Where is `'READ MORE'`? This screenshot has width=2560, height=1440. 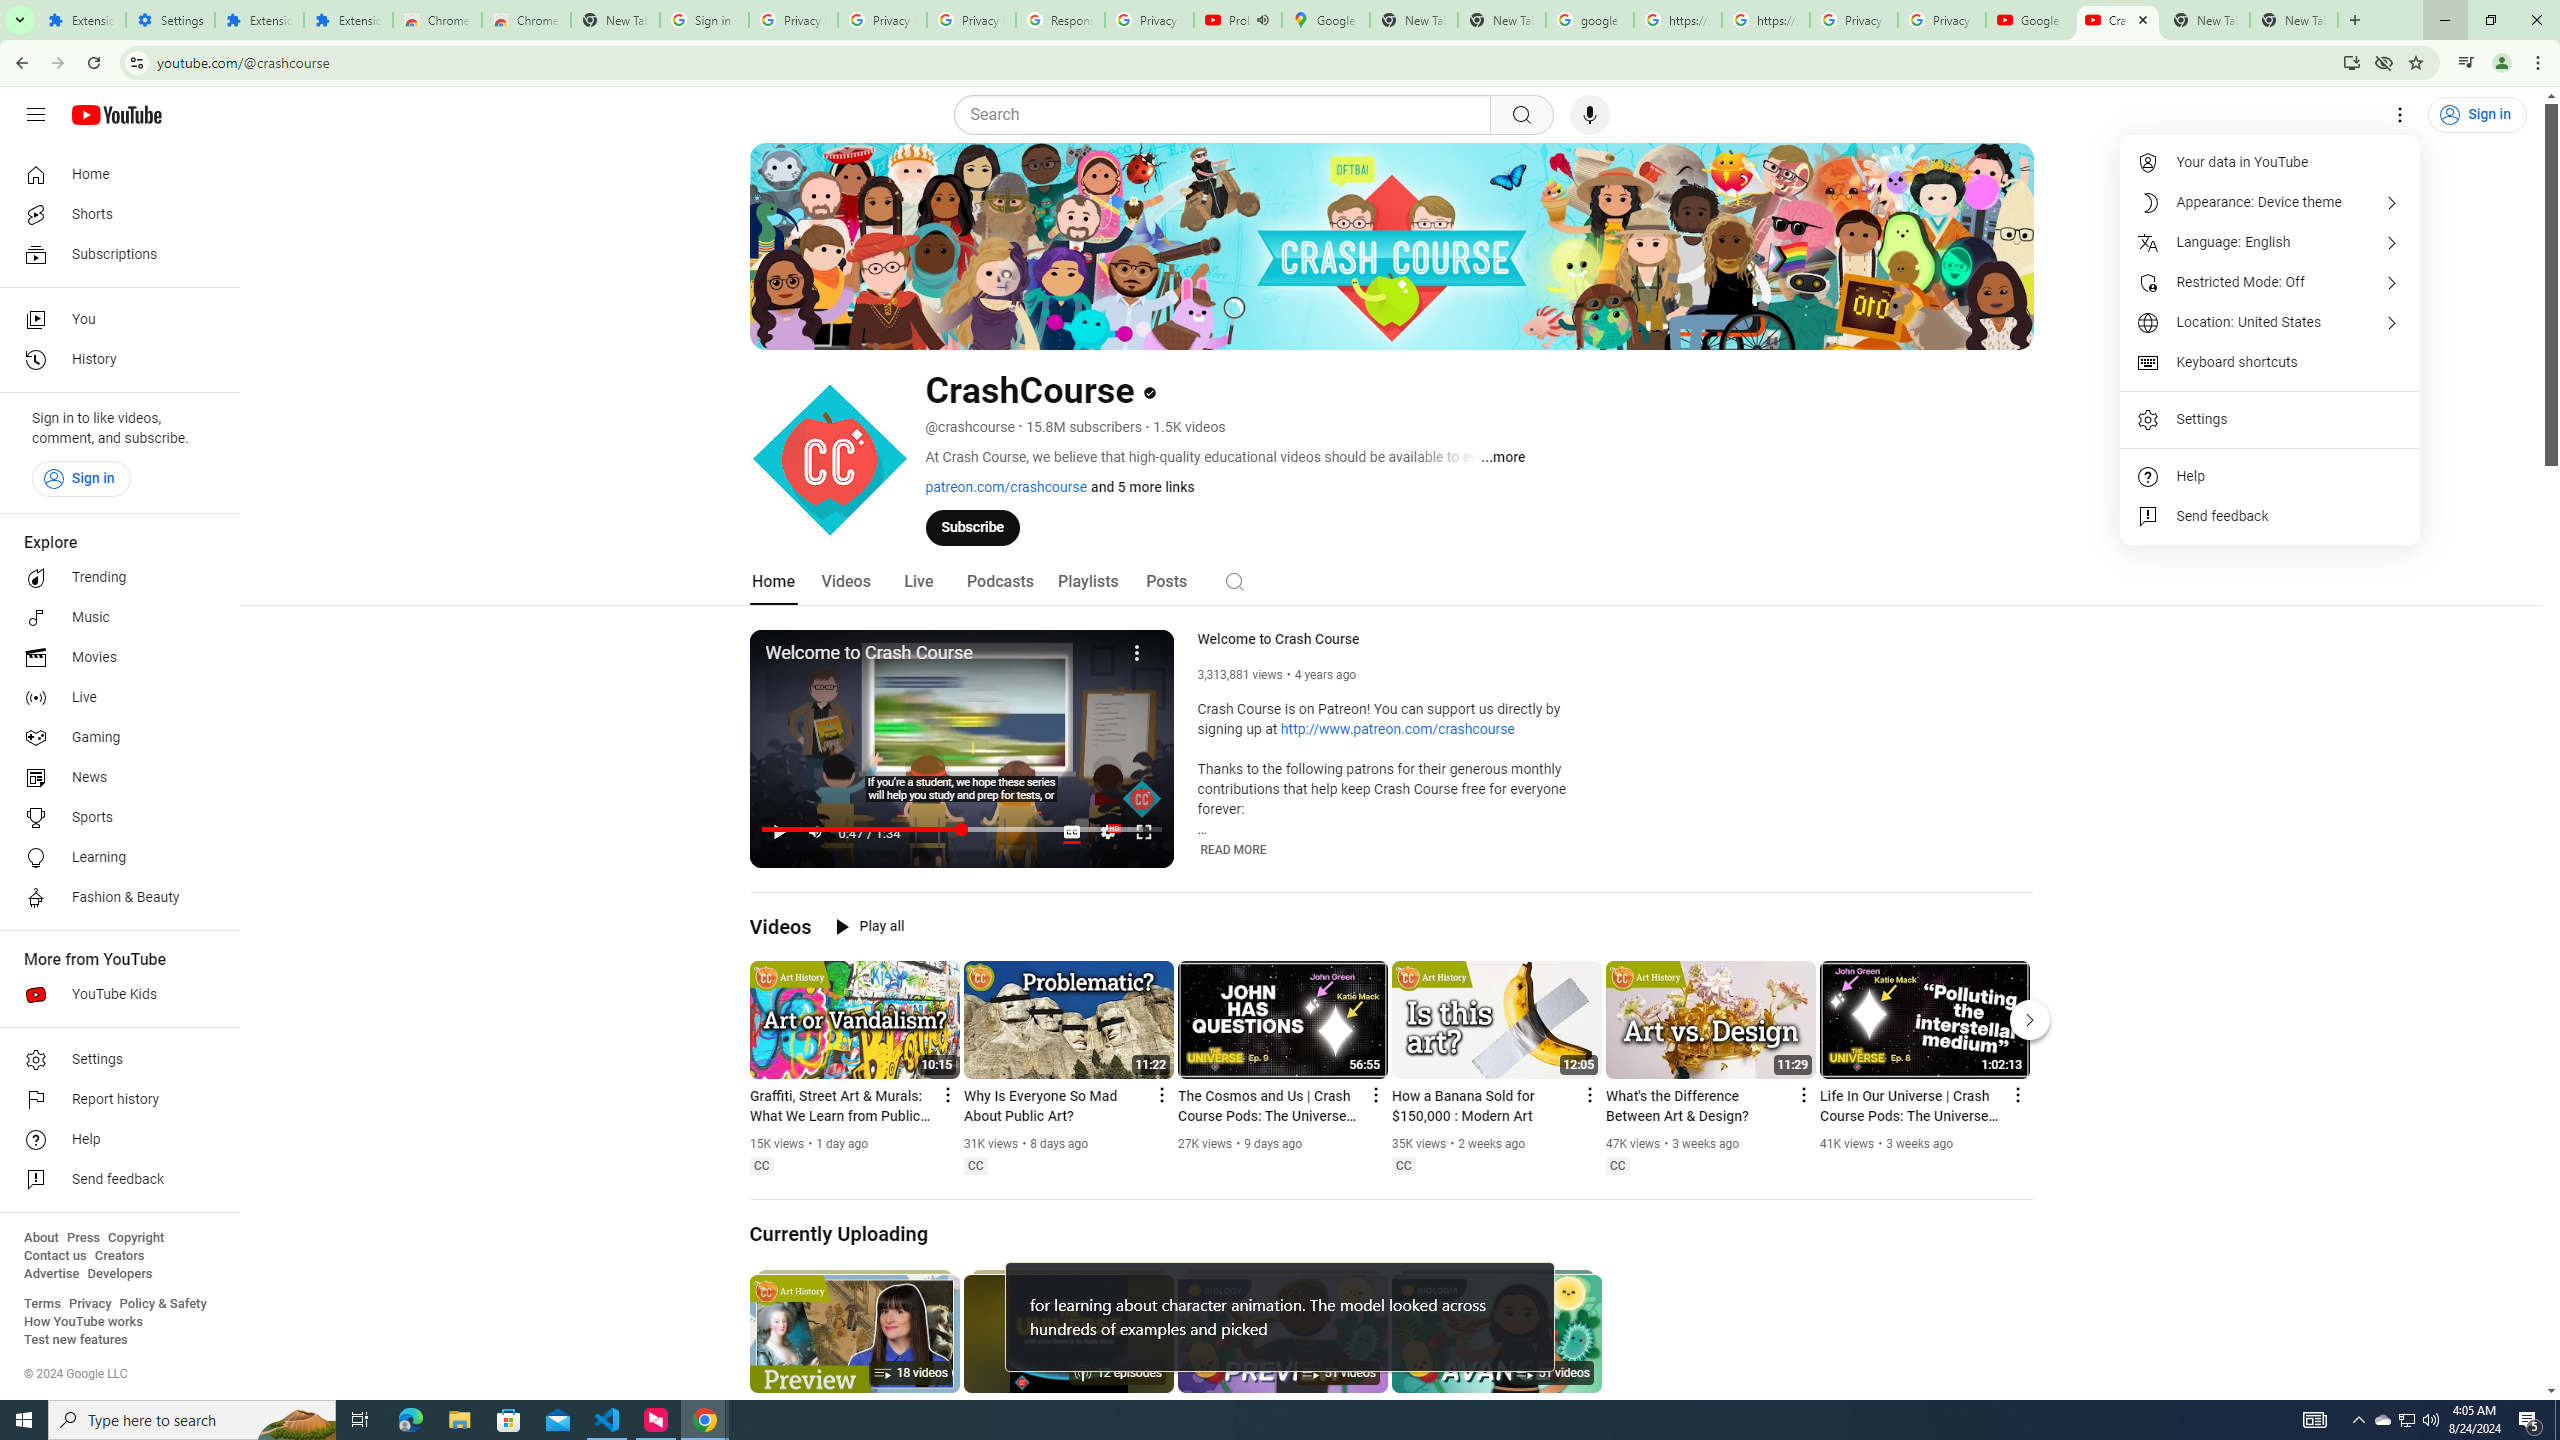 'READ MORE' is located at coordinates (1232, 849).